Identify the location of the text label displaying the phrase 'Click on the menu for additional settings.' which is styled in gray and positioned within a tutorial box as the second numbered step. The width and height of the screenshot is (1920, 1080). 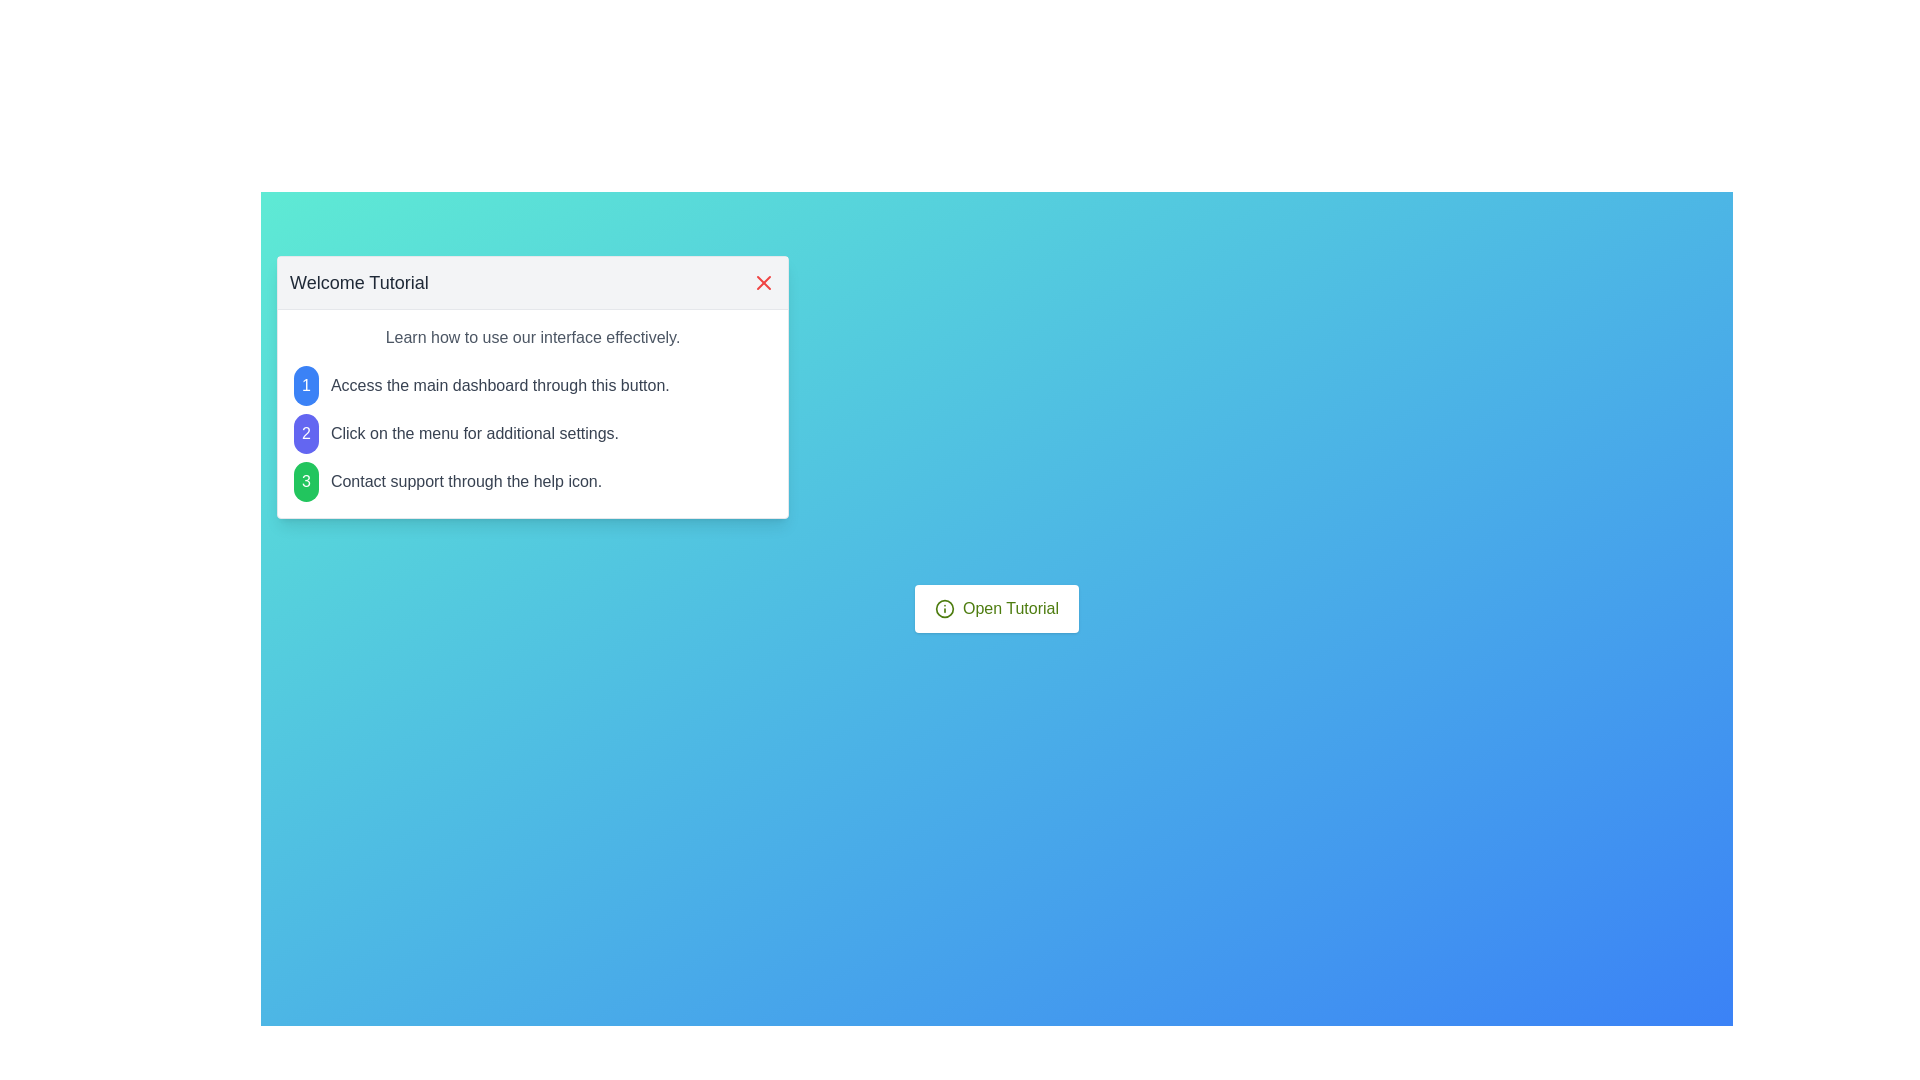
(474, 433).